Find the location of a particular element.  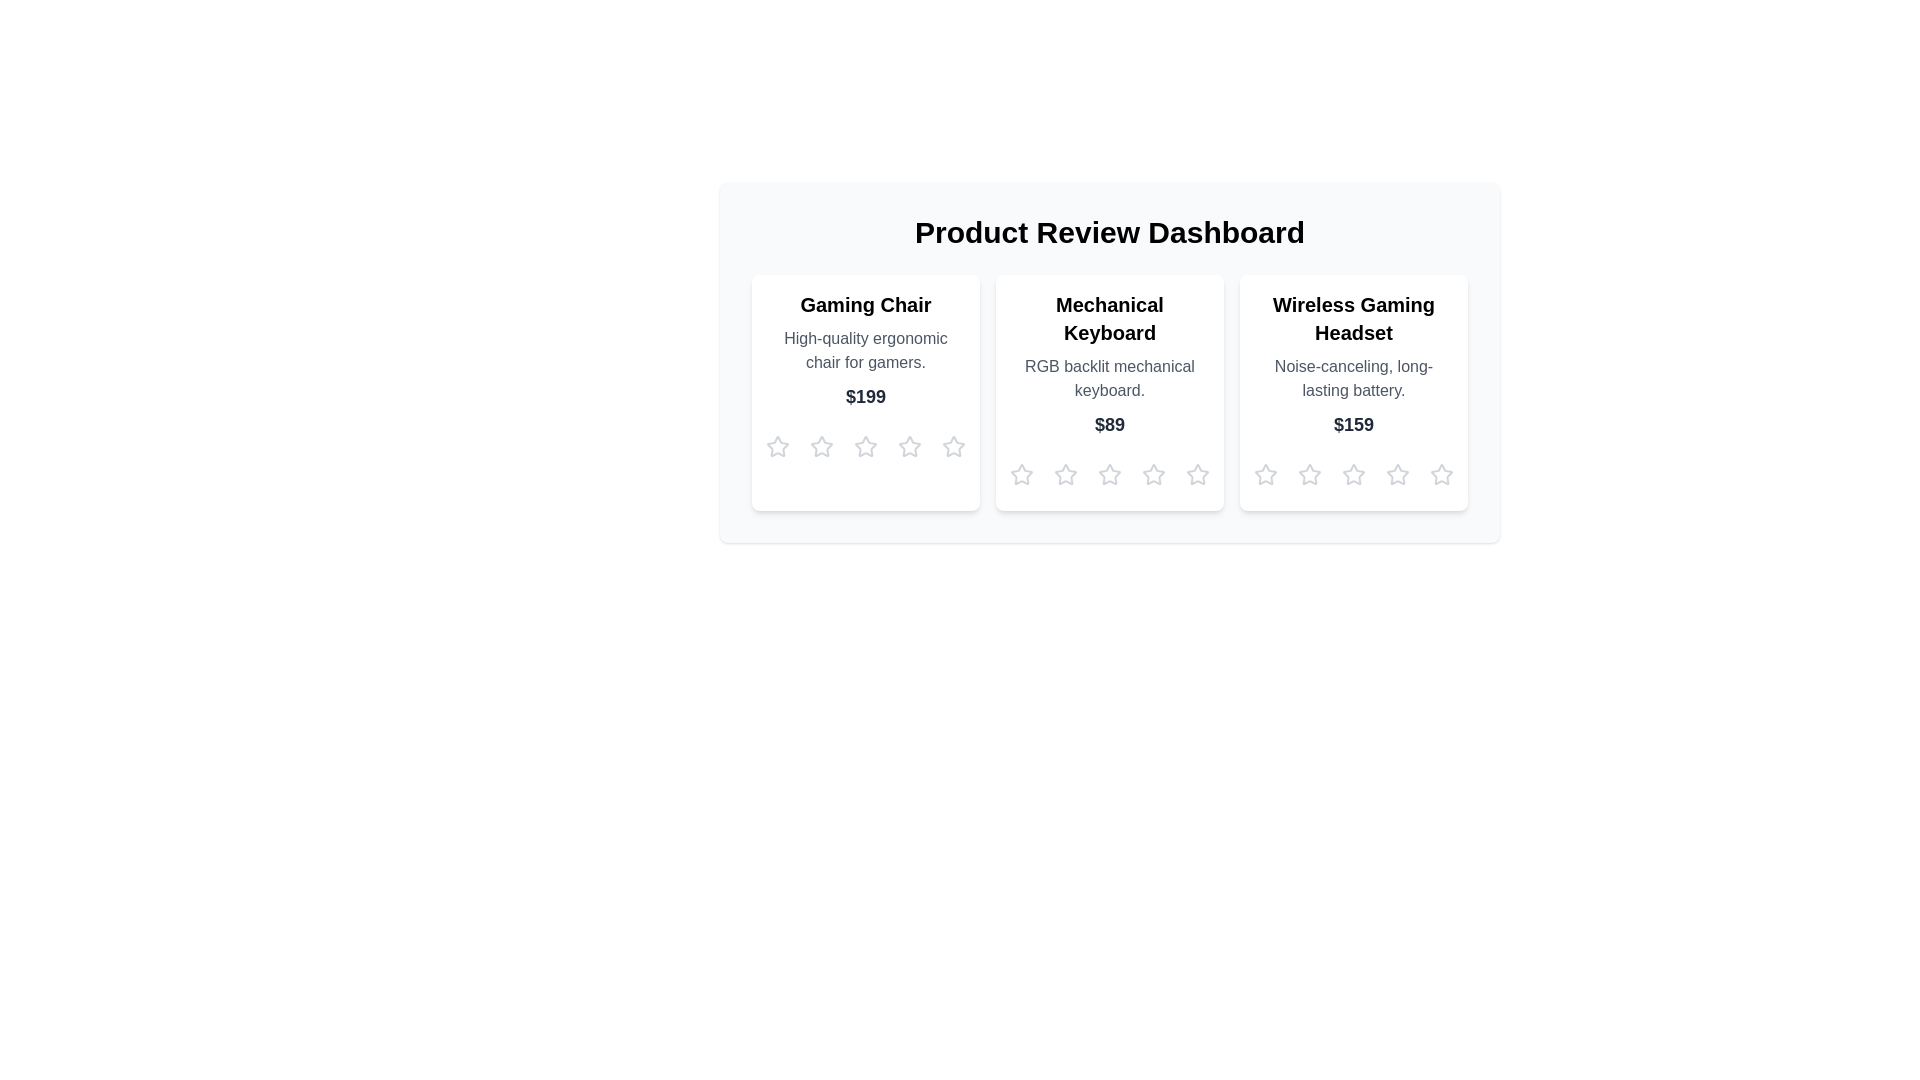

the star corresponding to 1 for the product Gaming Chair is located at coordinates (776, 446).